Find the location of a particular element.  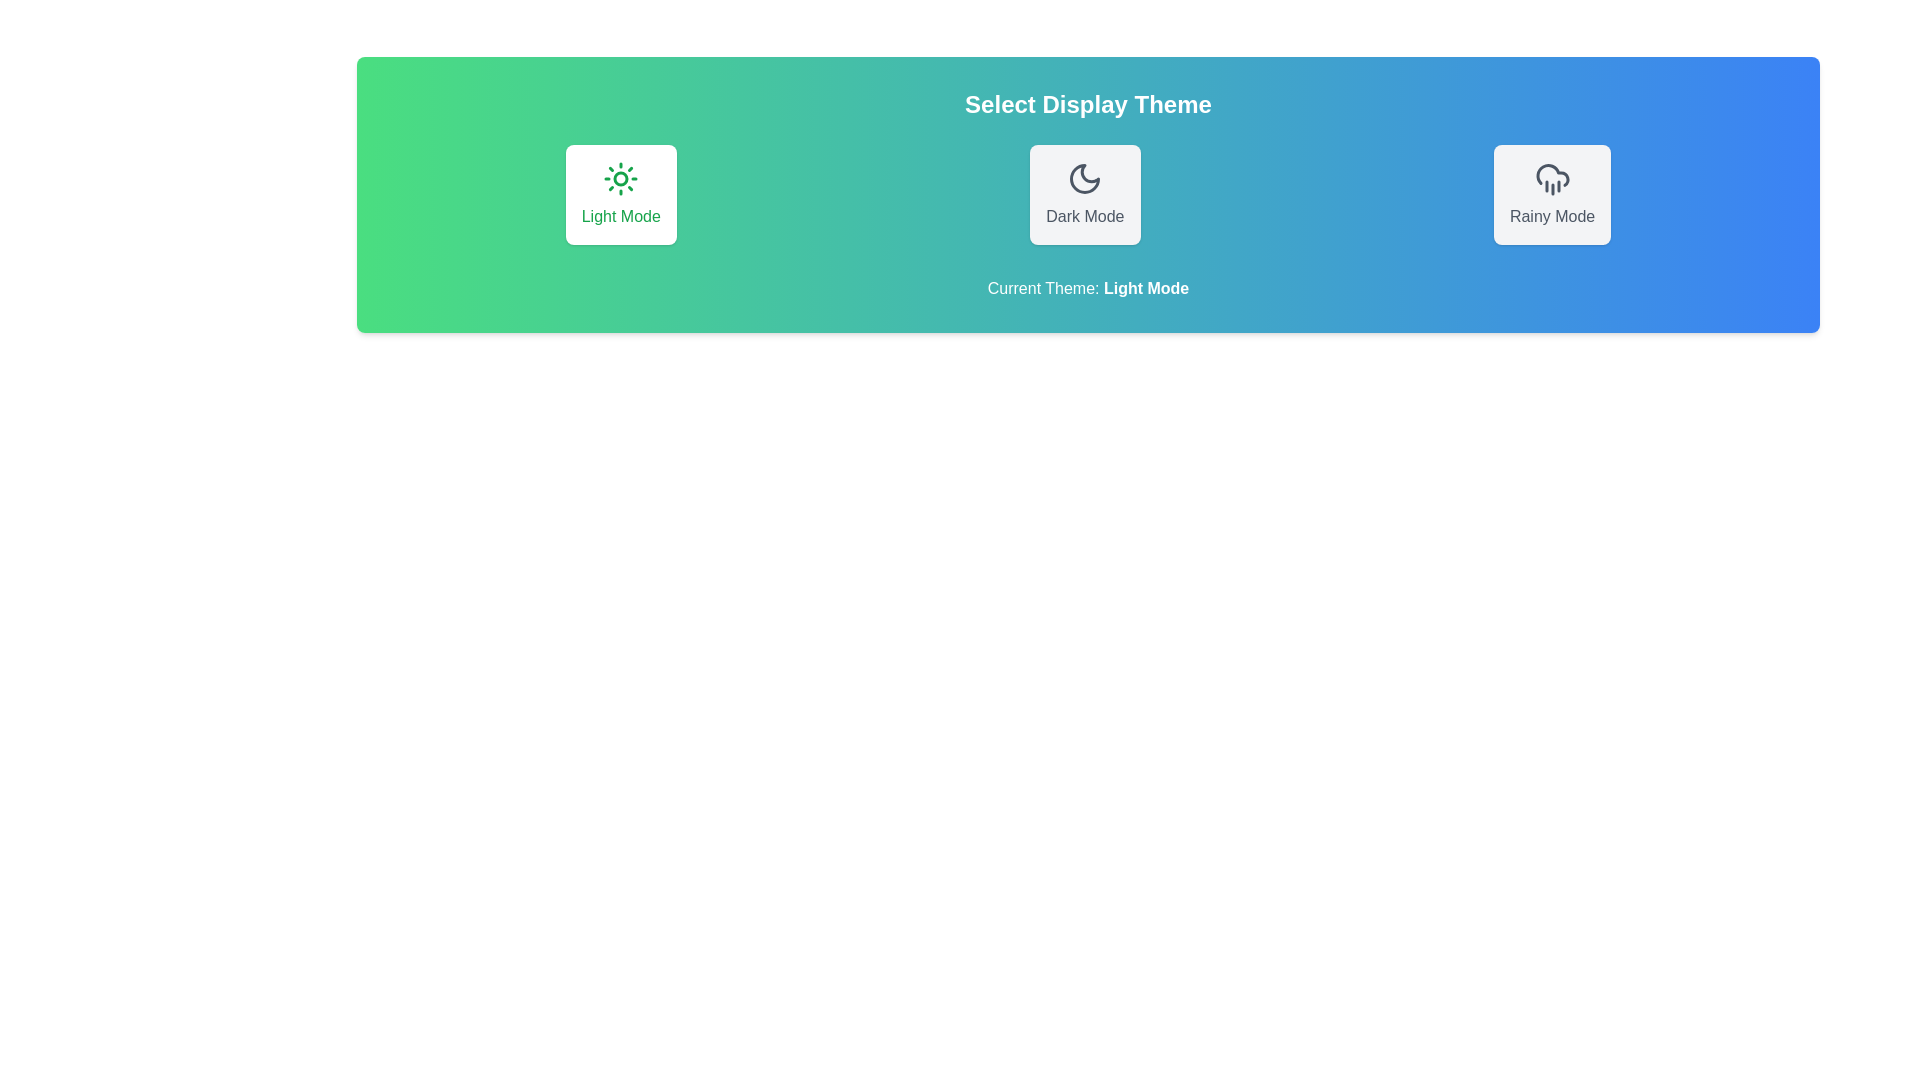

the button corresponding to Light Mode to select the desired theme is located at coordinates (619, 195).